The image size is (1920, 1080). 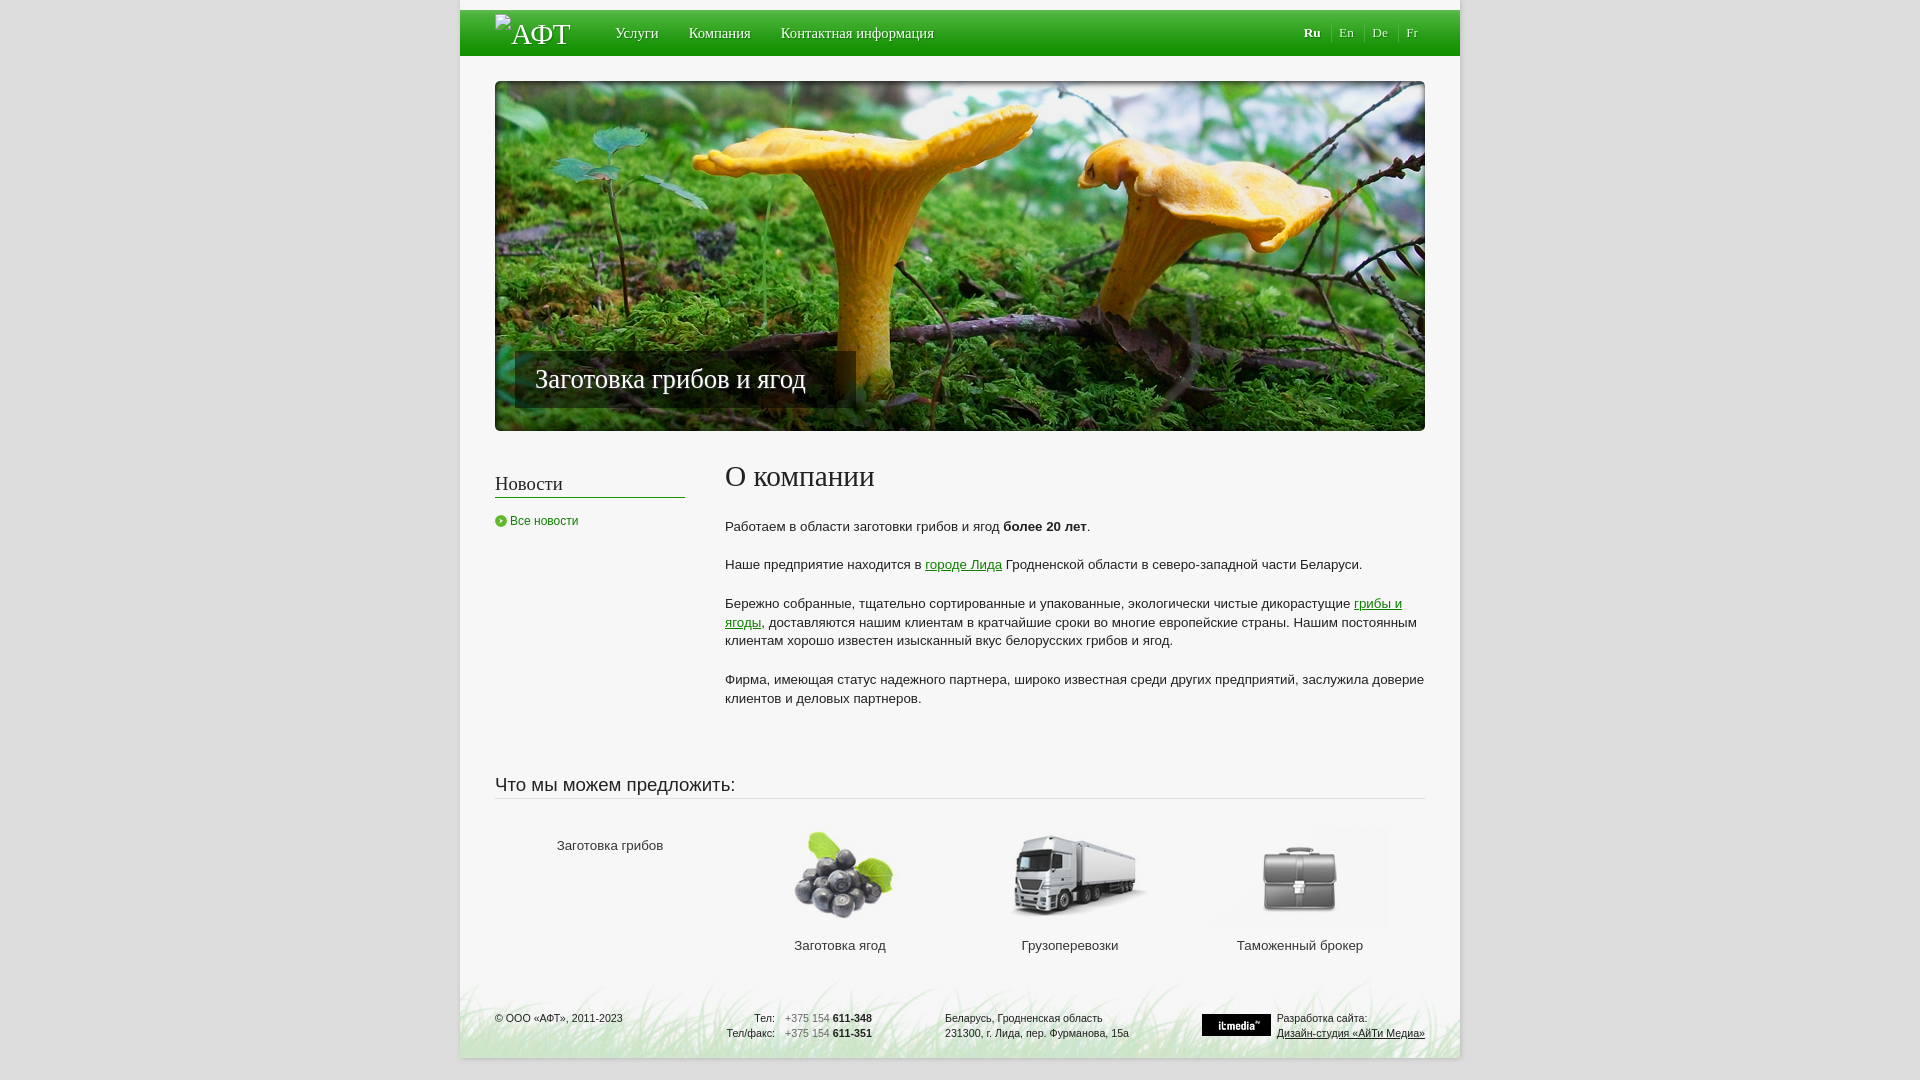 What do you see at coordinates (1345, 32) in the screenshot?
I see `'En'` at bounding box center [1345, 32].